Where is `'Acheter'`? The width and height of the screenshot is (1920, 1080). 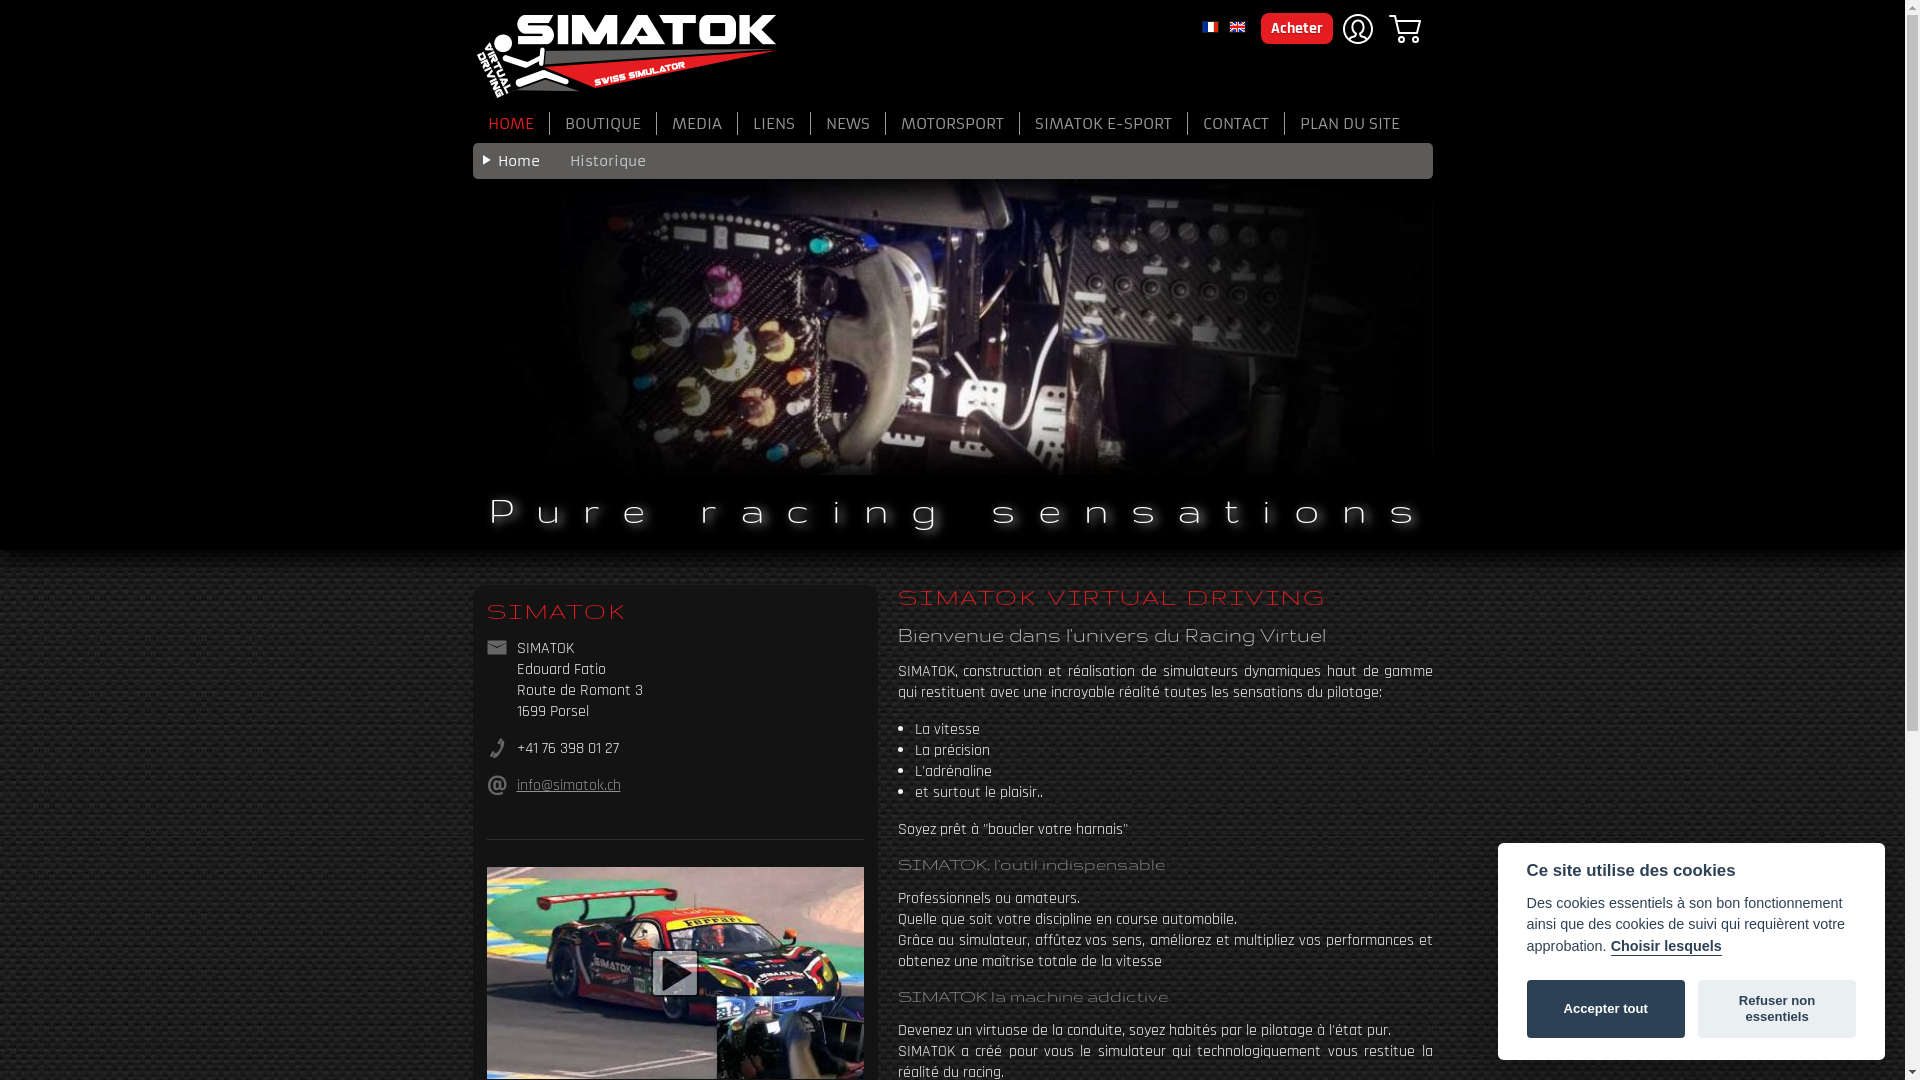
'Acheter' is located at coordinates (1296, 28).